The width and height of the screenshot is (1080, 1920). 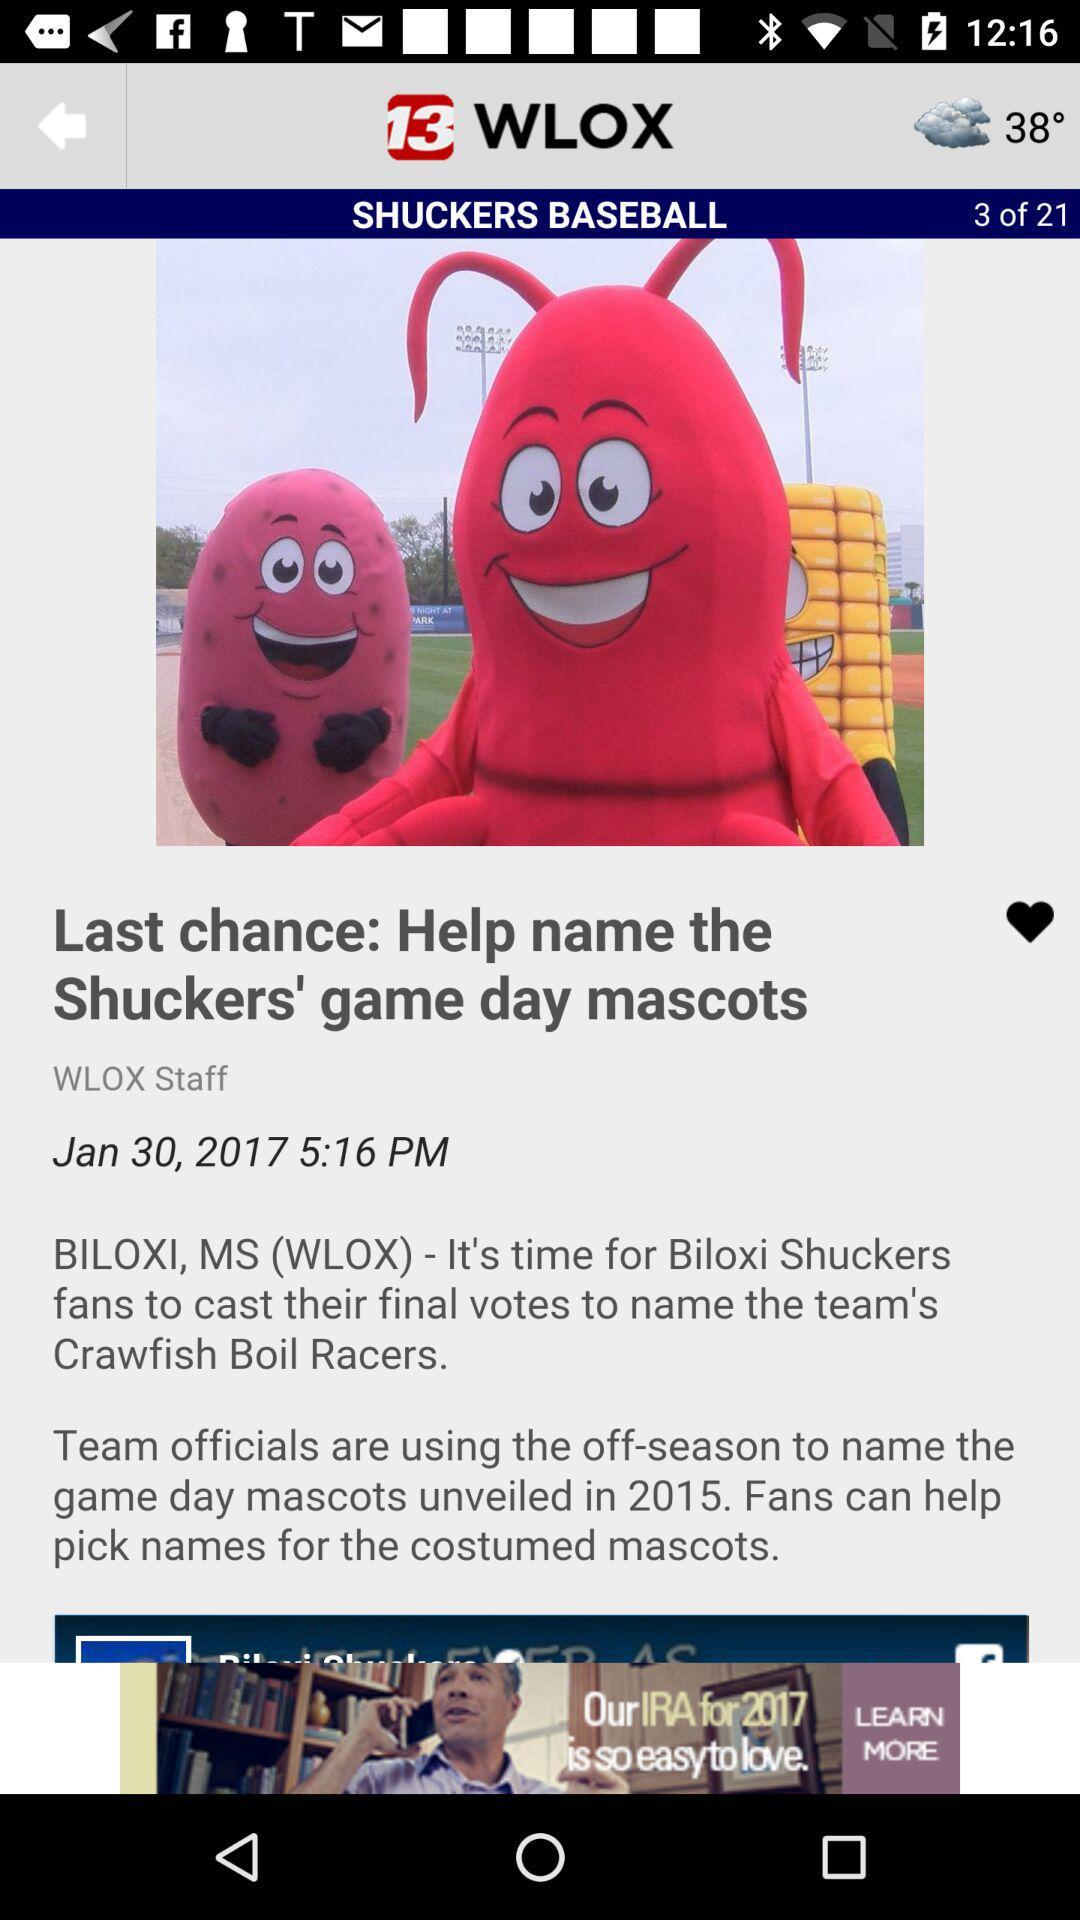 I want to click on go back, so click(x=61, y=124).